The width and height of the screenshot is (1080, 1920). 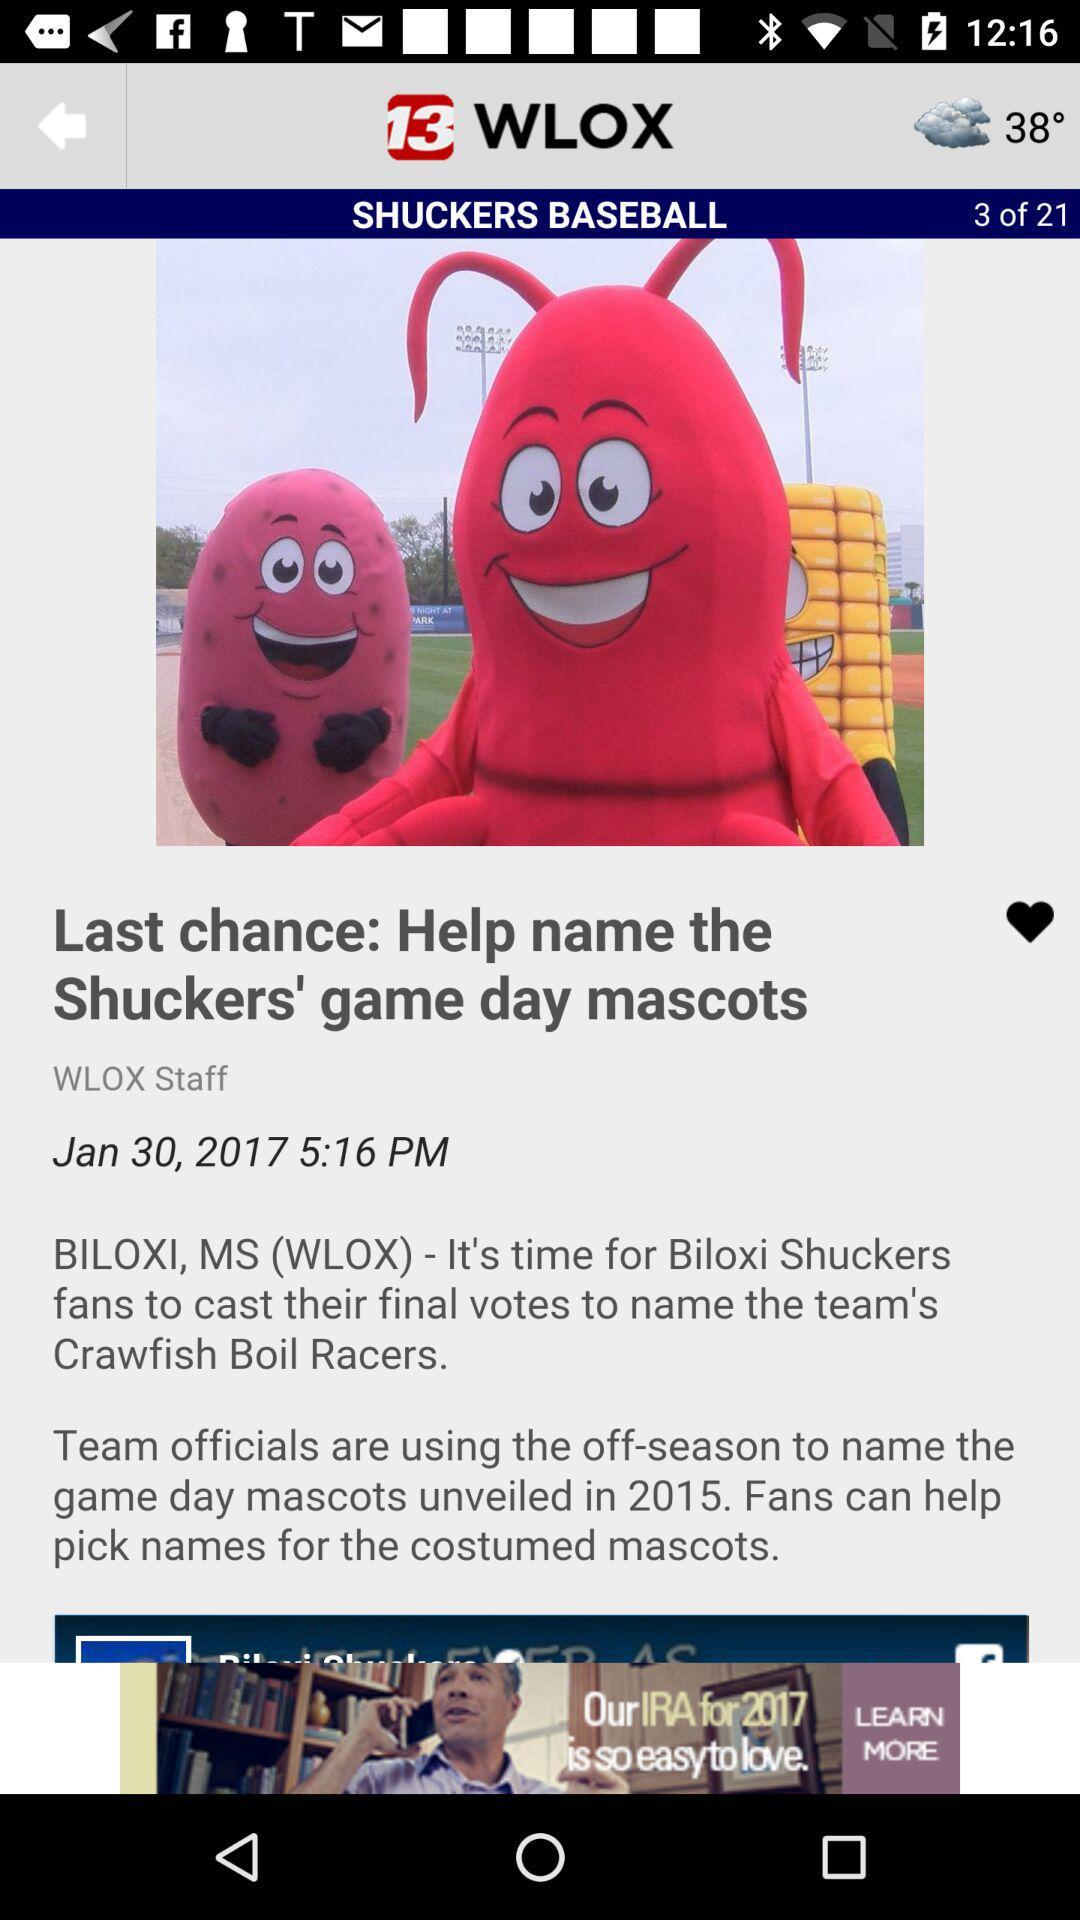 I want to click on go back, so click(x=61, y=124).